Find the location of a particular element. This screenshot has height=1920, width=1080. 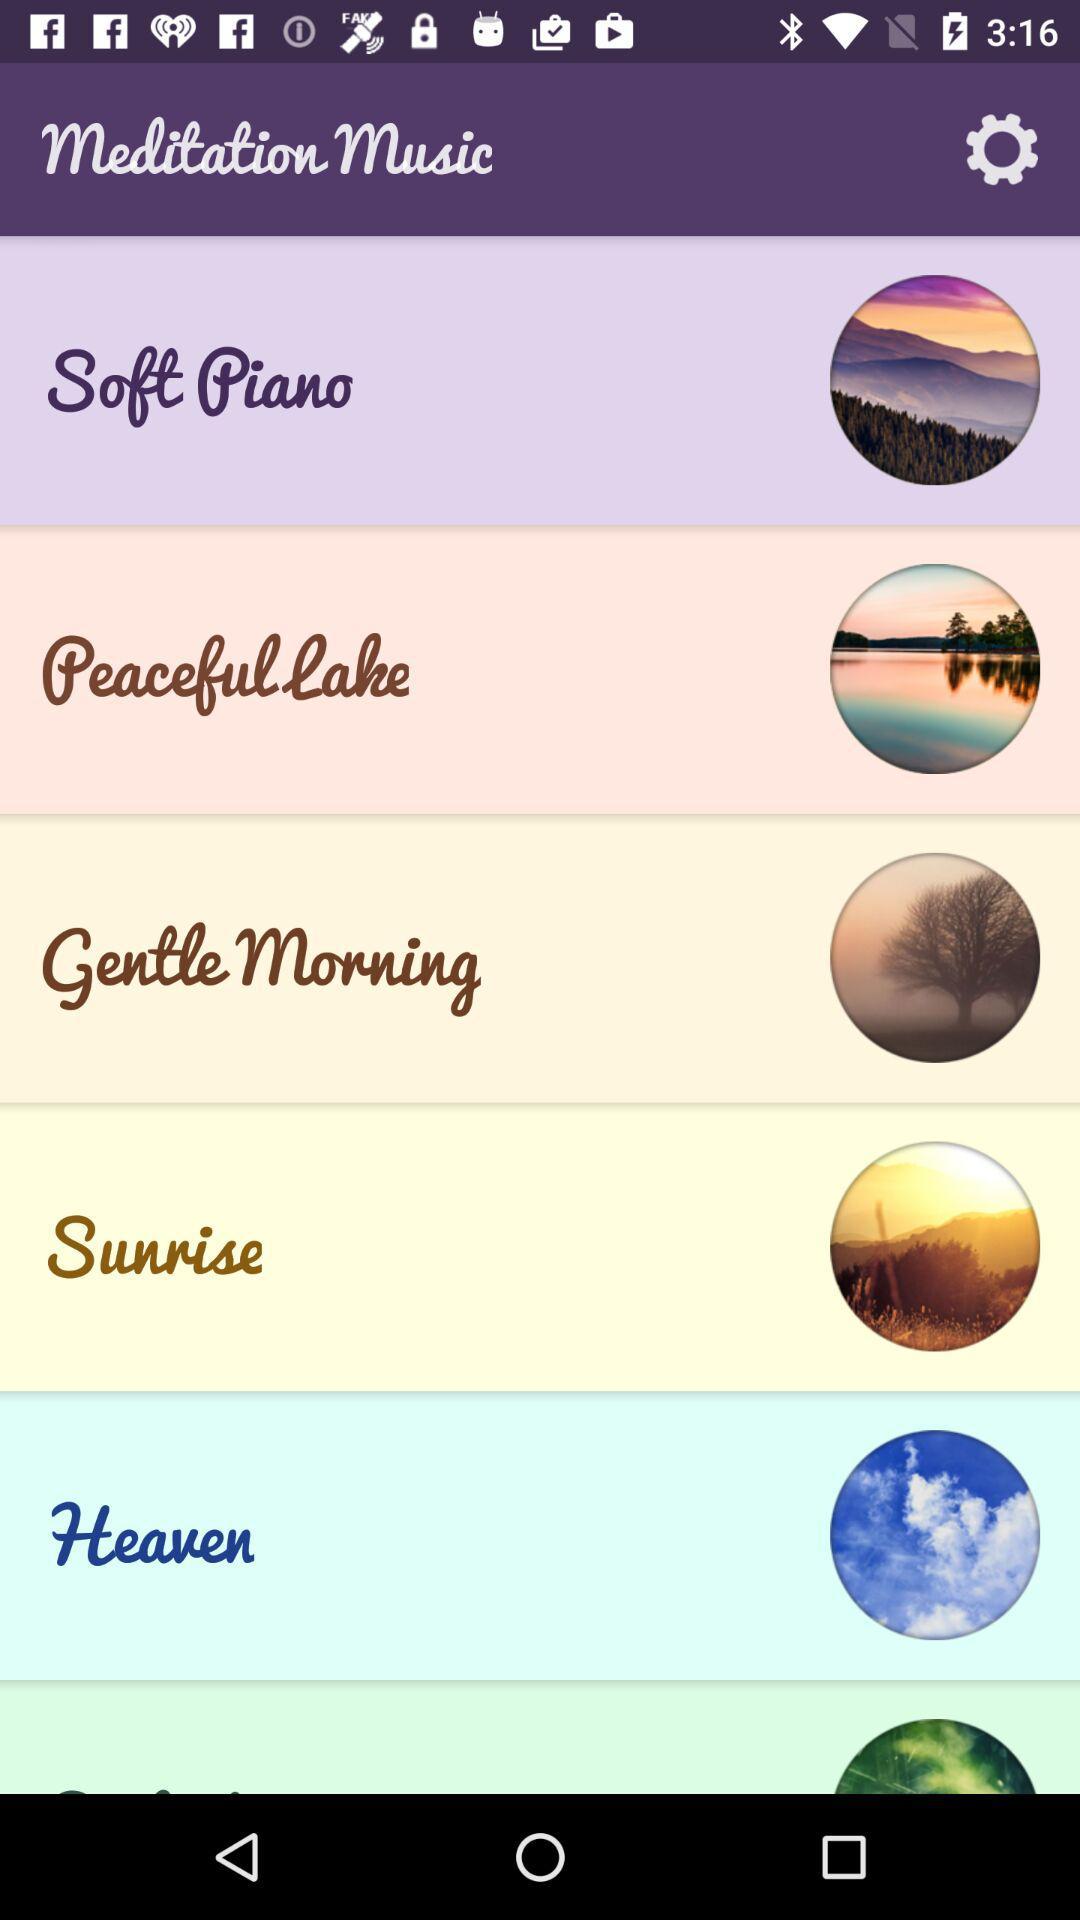

the meditation music app is located at coordinates (265, 148).